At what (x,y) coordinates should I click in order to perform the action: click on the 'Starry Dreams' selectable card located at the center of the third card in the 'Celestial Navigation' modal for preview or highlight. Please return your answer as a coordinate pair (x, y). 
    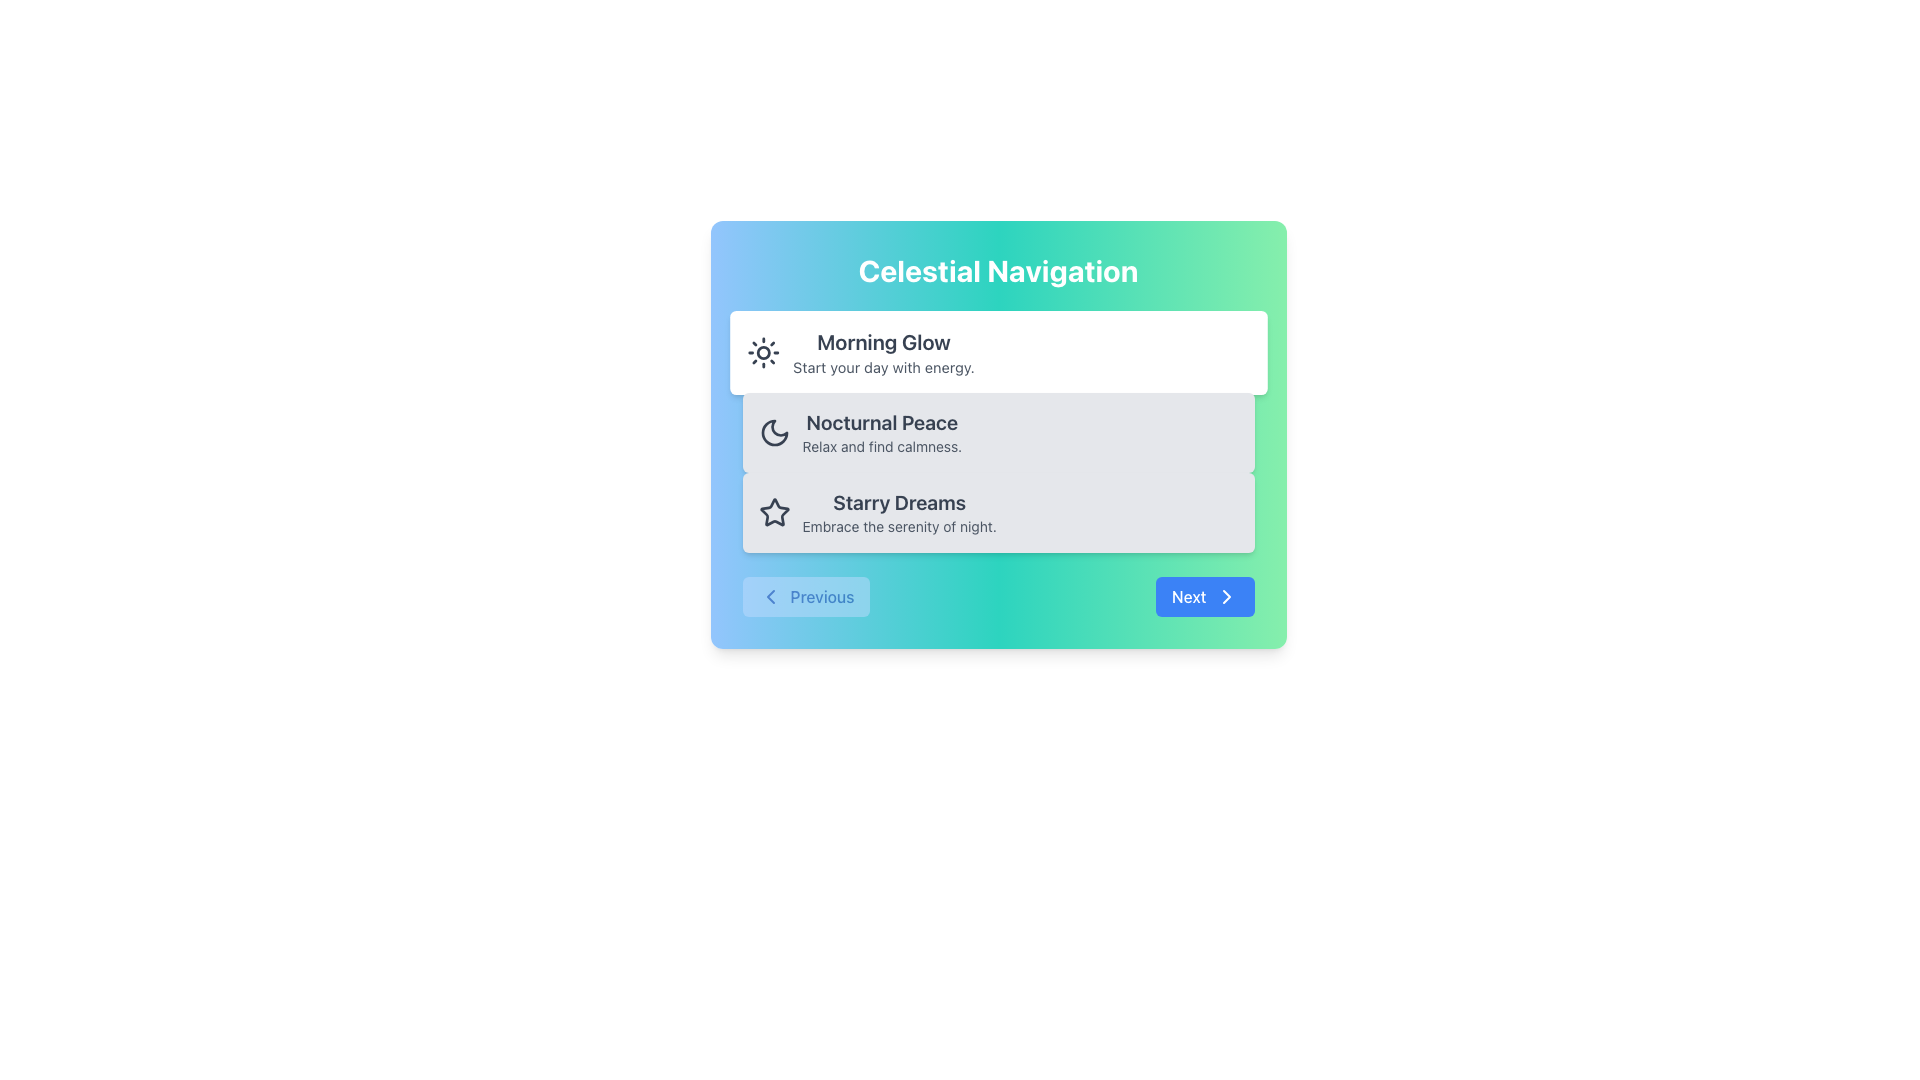
    Looking at the image, I should click on (998, 512).